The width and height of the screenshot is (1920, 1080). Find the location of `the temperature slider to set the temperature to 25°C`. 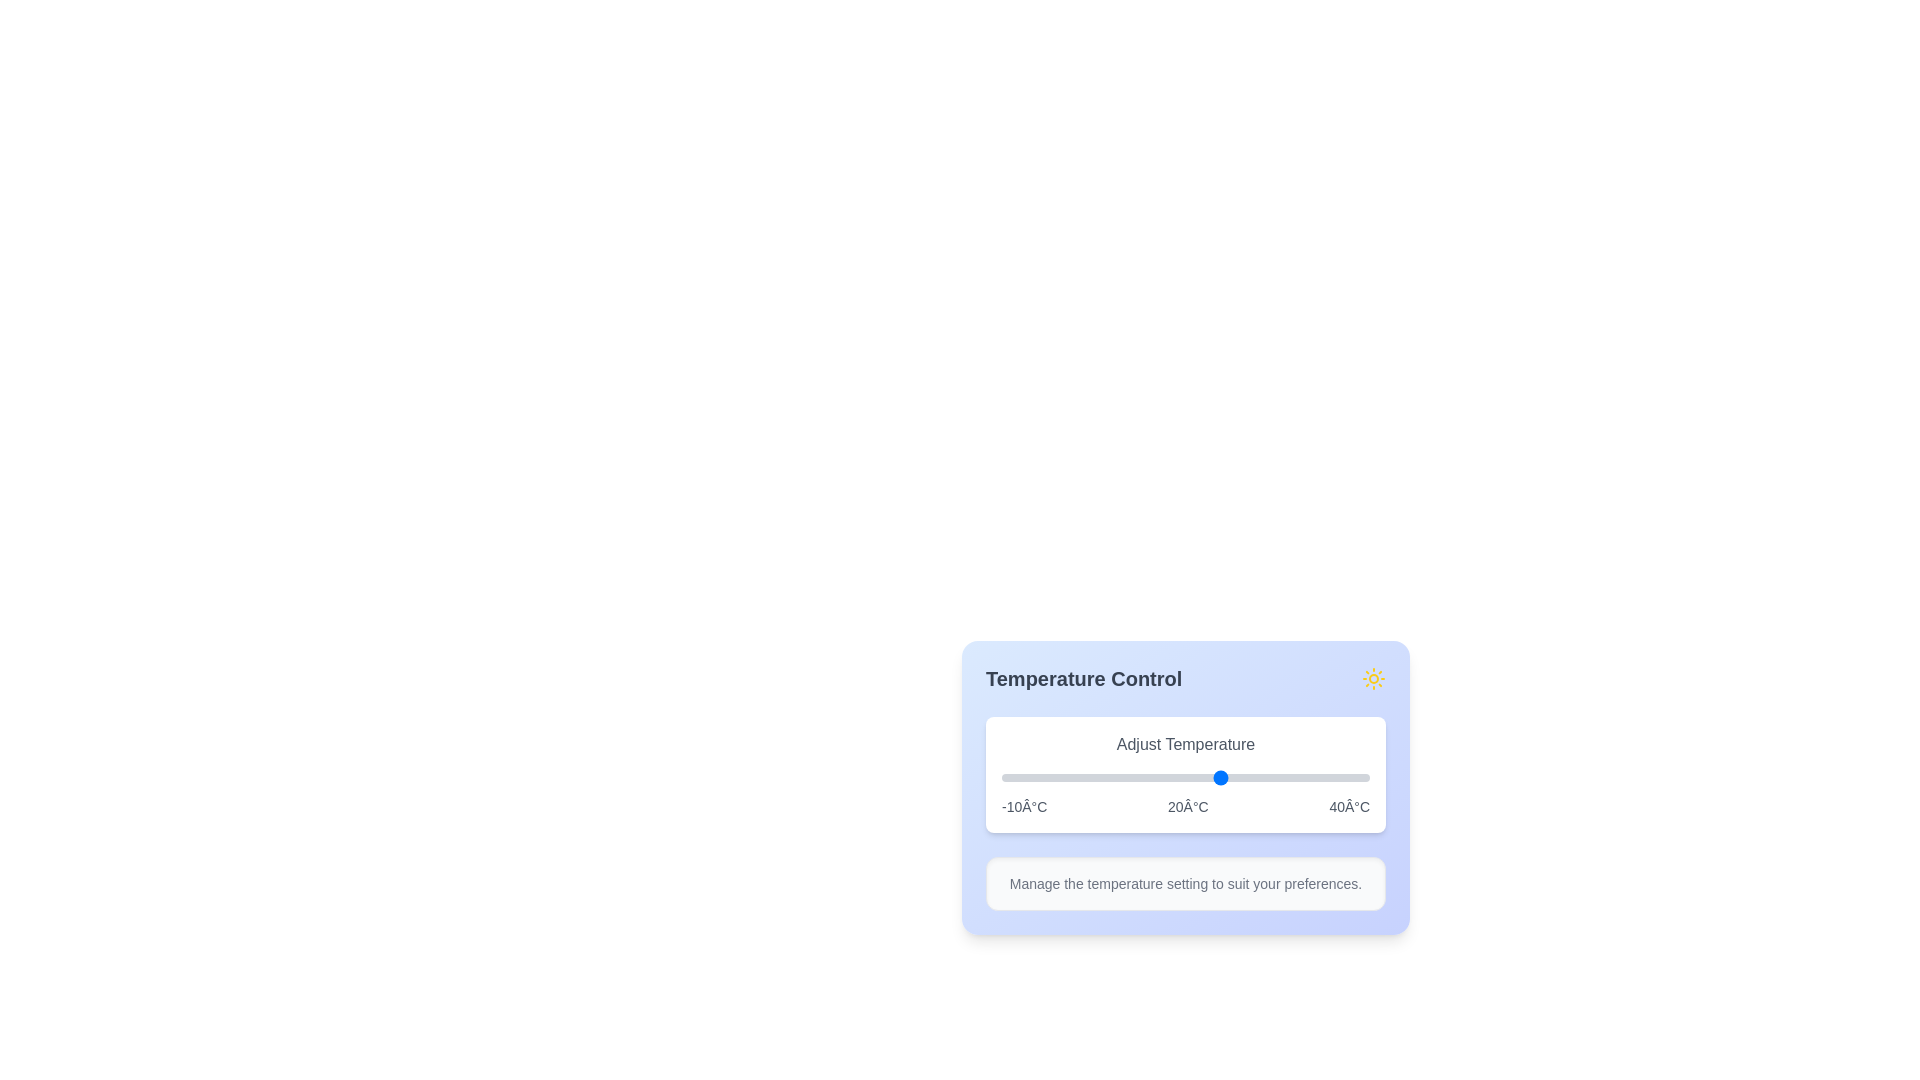

the temperature slider to set the temperature to 25°C is located at coordinates (1258, 777).